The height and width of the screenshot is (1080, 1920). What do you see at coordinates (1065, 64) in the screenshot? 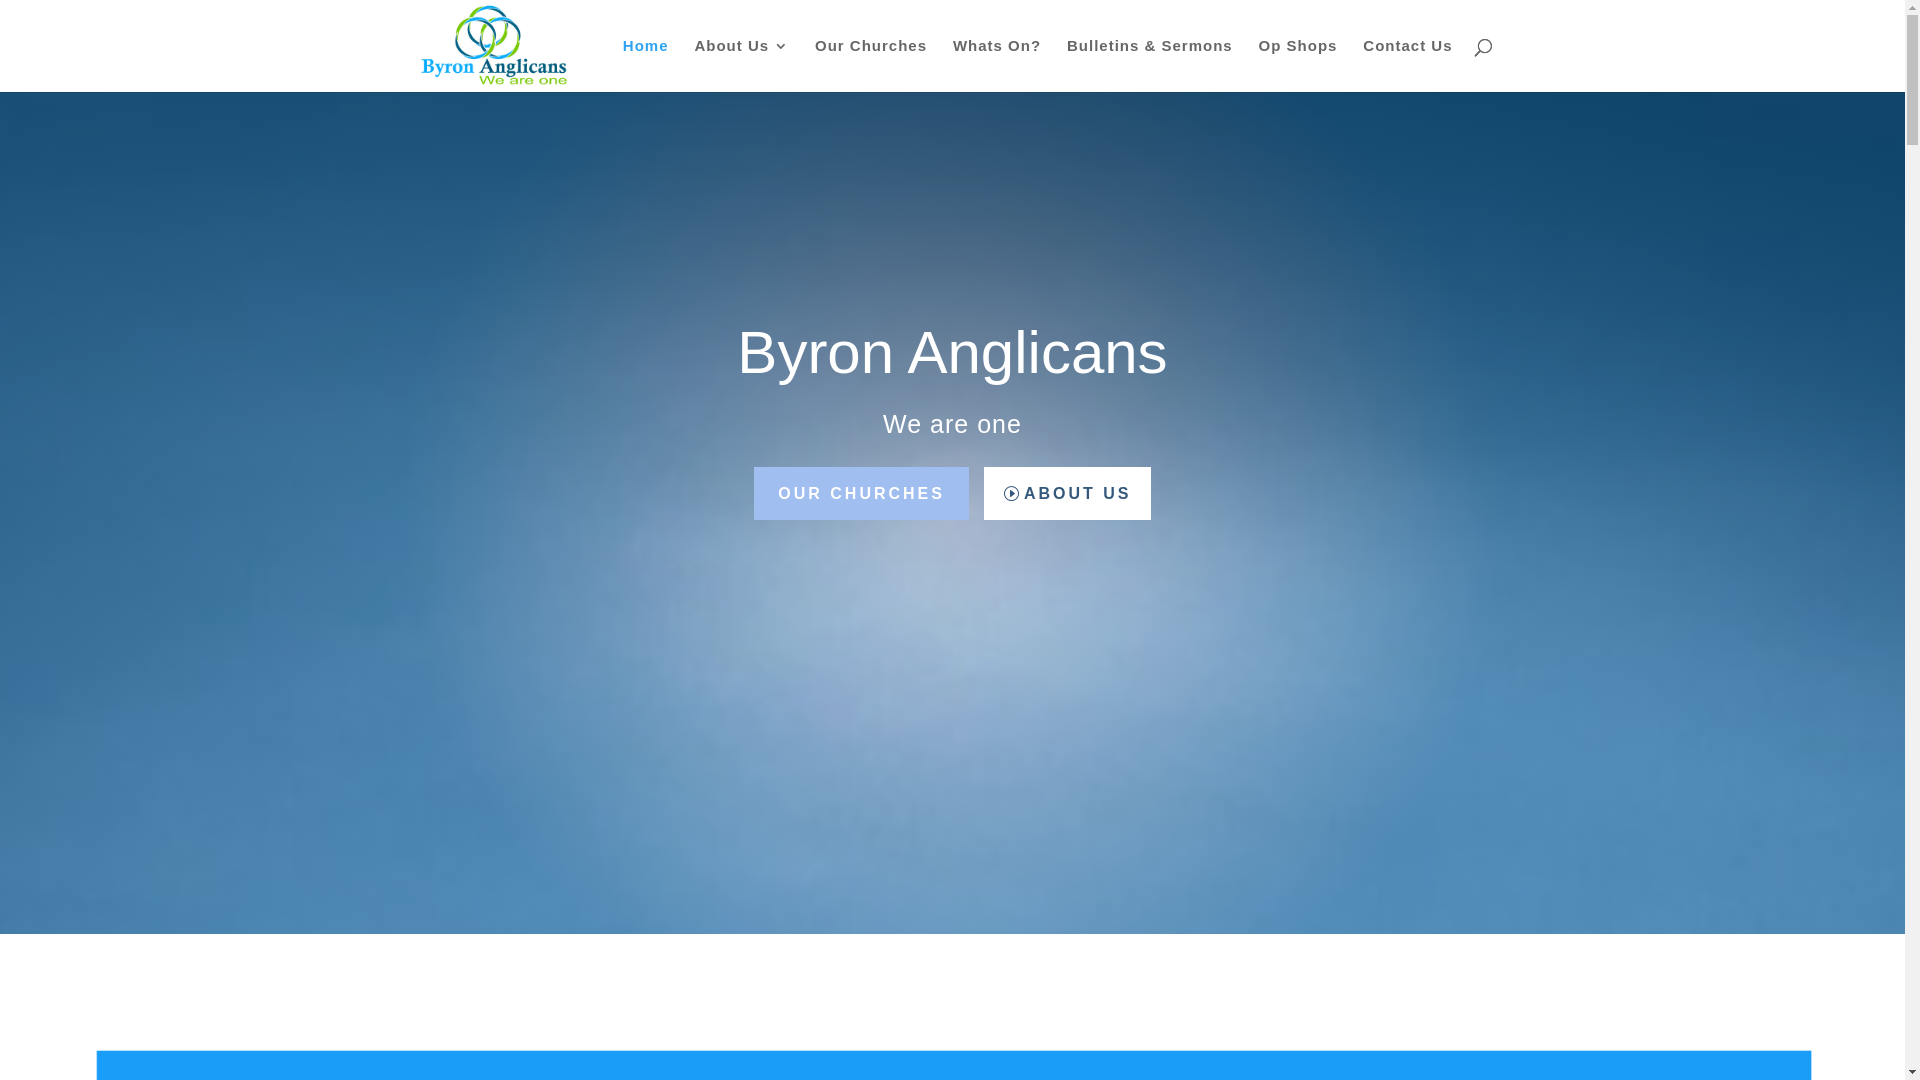
I see `'Bulletins & Sermons'` at bounding box center [1065, 64].